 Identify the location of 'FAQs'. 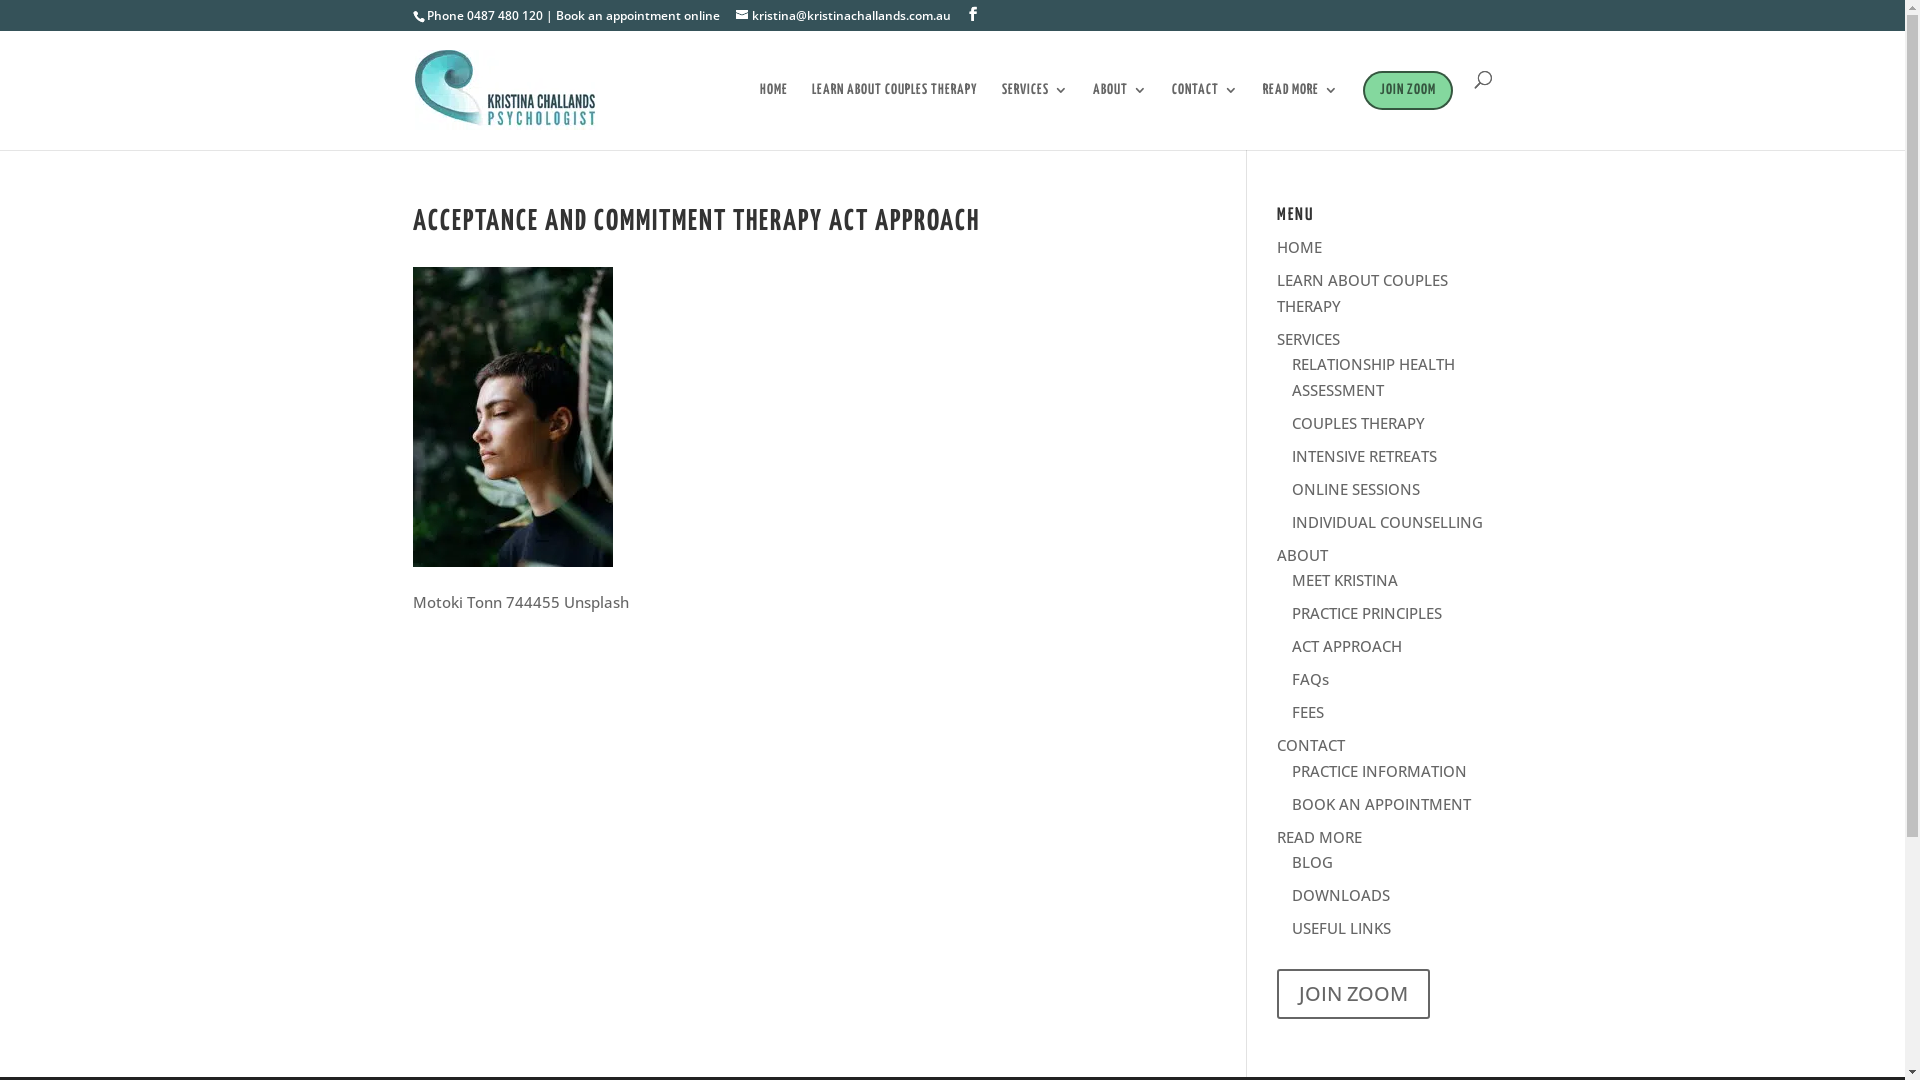
(1310, 677).